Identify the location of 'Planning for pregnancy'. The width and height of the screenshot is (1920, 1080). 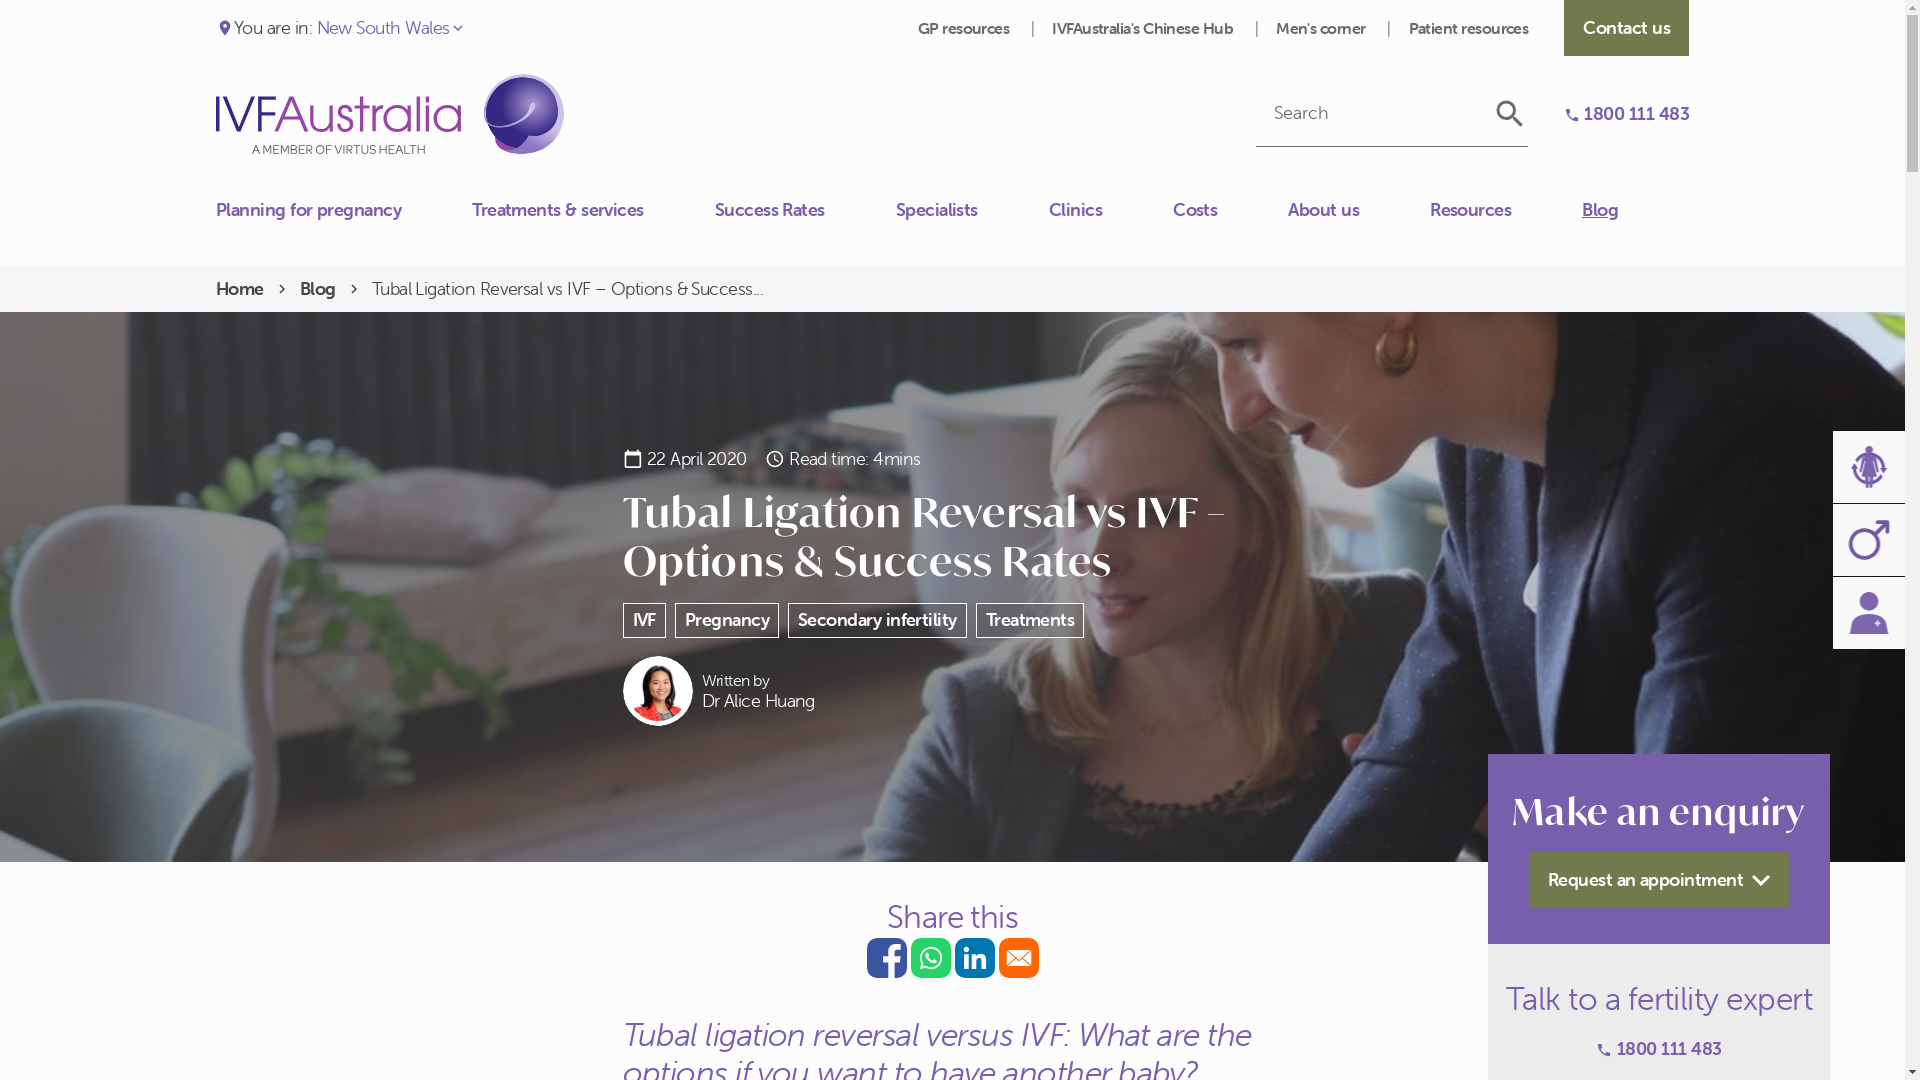
(344, 209).